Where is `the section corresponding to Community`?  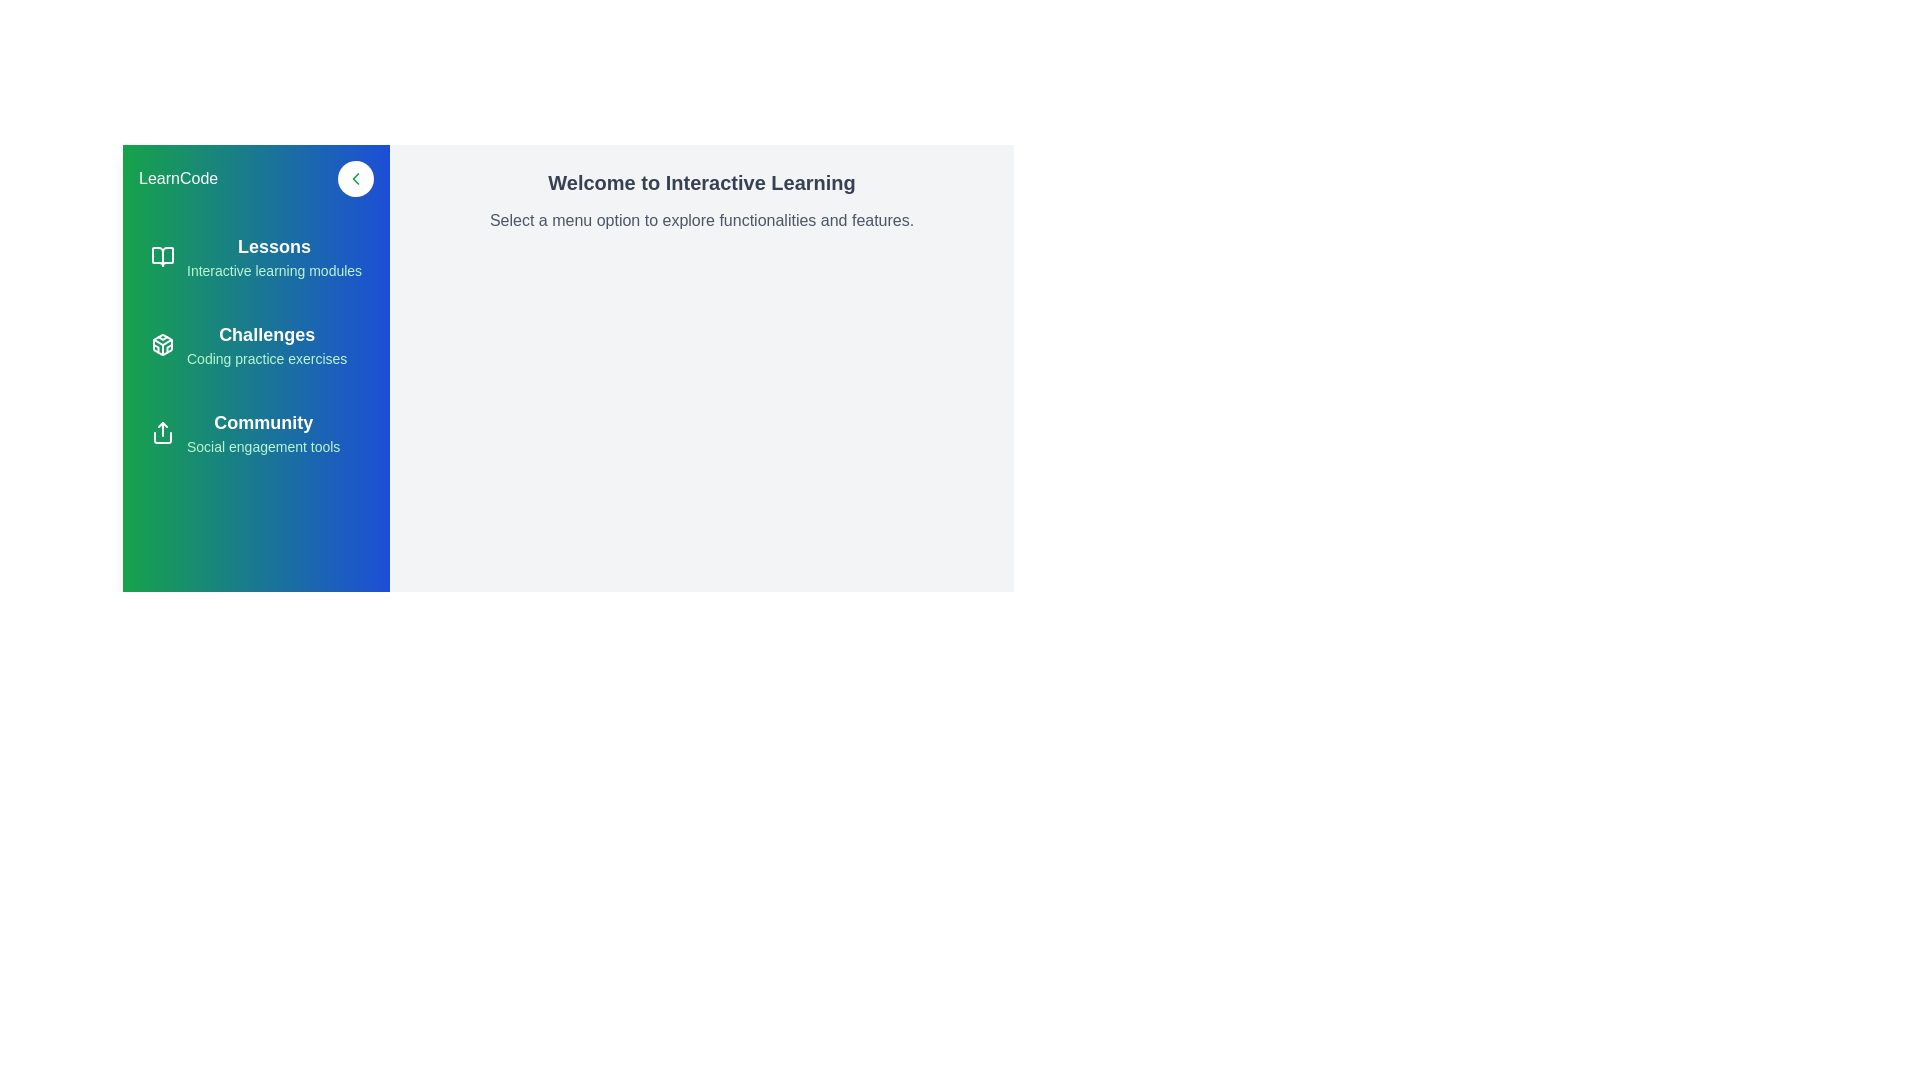
the section corresponding to Community is located at coordinates (255, 431).